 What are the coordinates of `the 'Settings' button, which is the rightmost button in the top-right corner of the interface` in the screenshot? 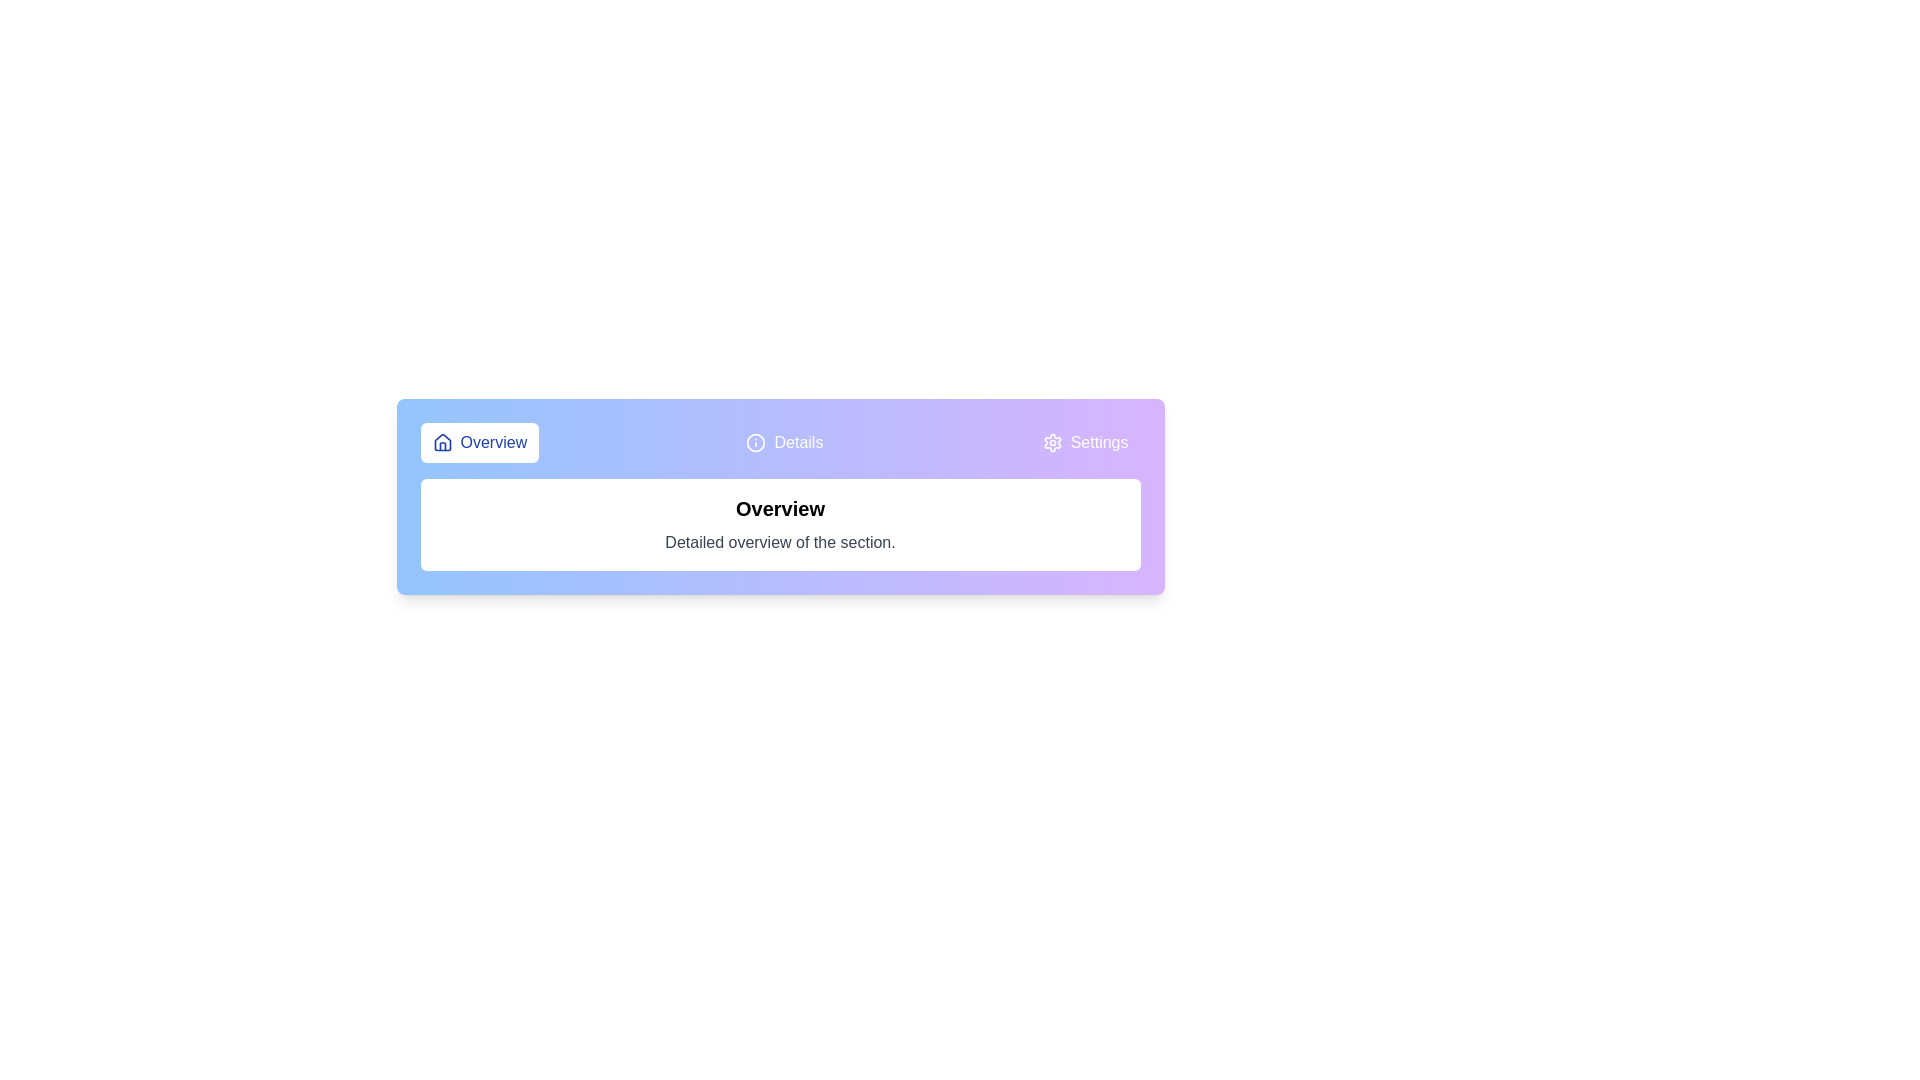 It's located at (1084, 442).